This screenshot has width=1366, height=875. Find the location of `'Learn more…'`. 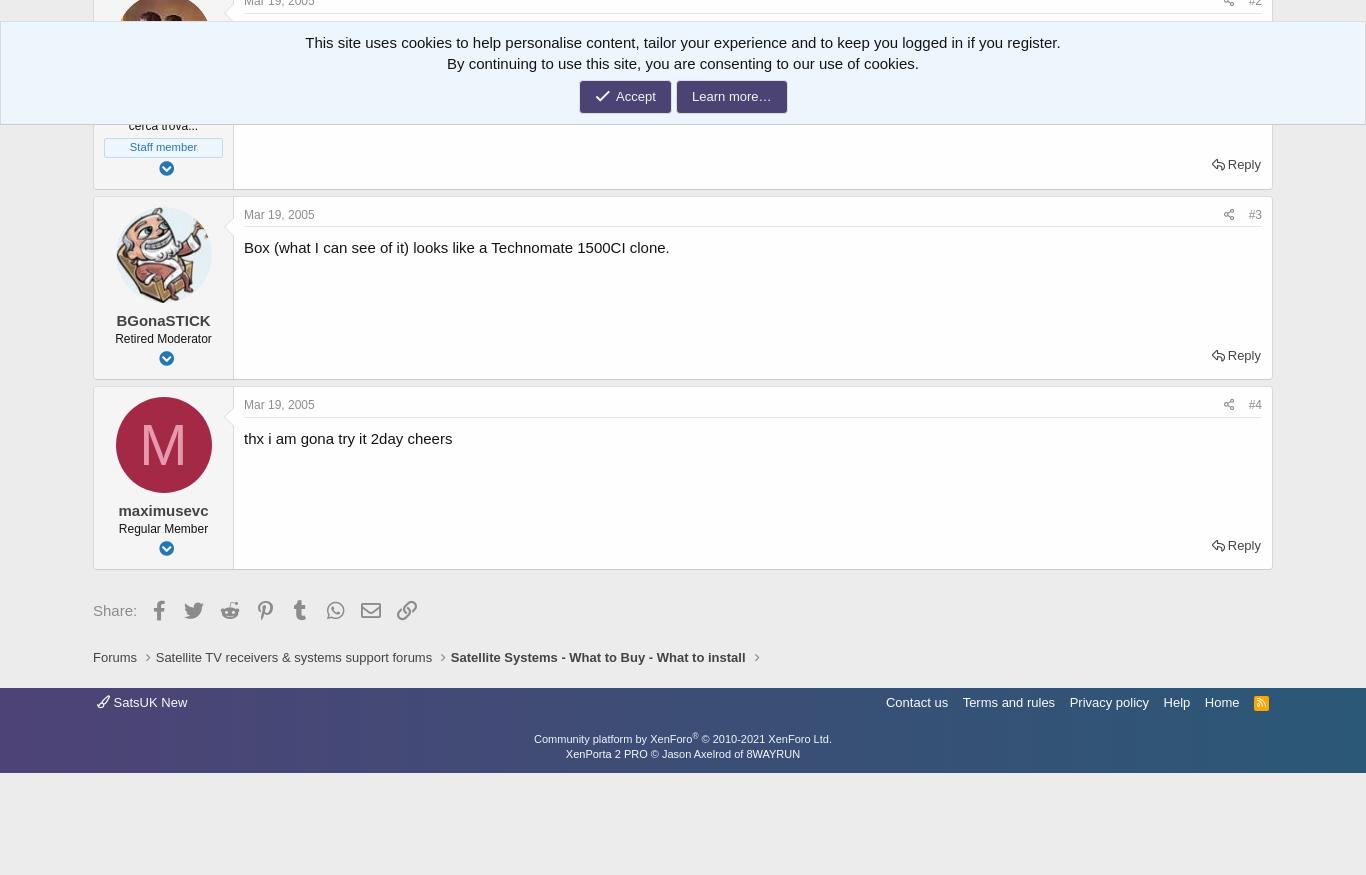

'Learn more…' is located at coordinates (731, 95).